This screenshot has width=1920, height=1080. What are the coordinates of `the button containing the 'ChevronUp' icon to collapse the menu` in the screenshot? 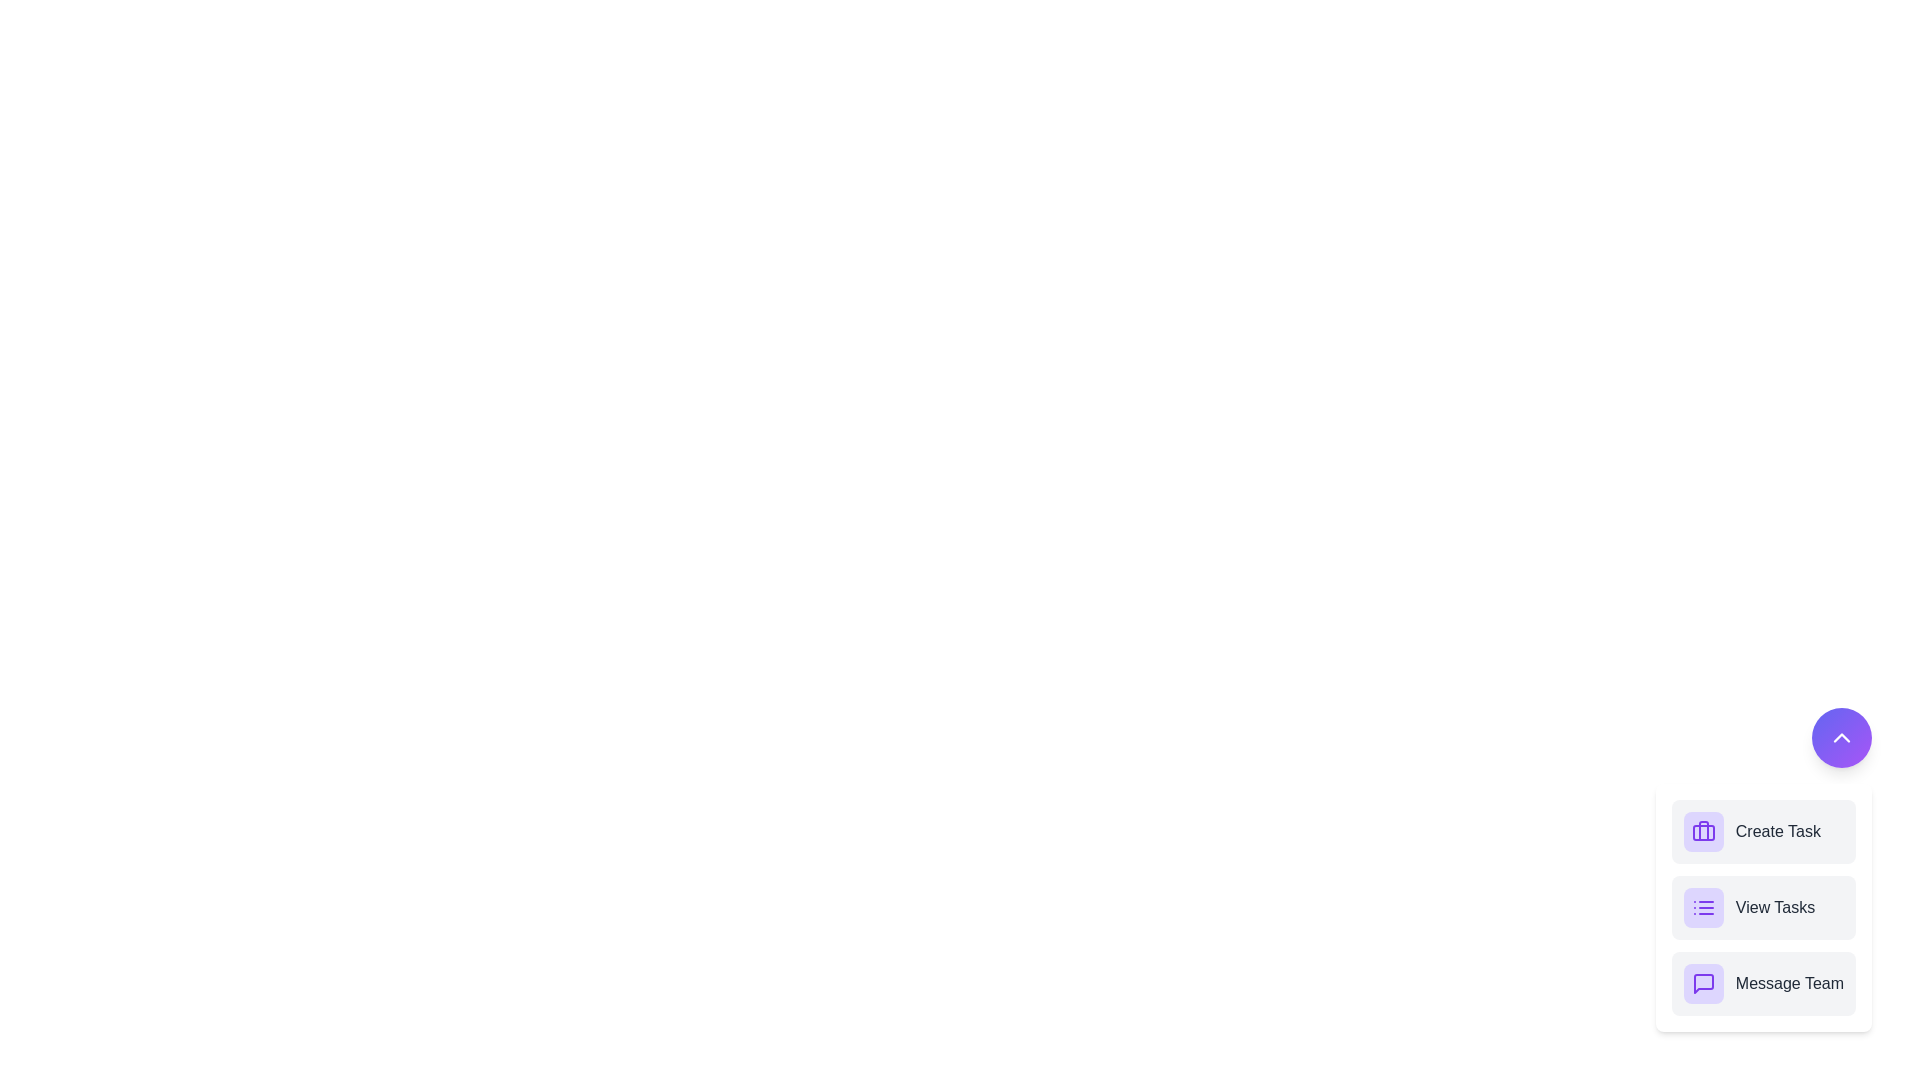 It's located at (1841, 737).